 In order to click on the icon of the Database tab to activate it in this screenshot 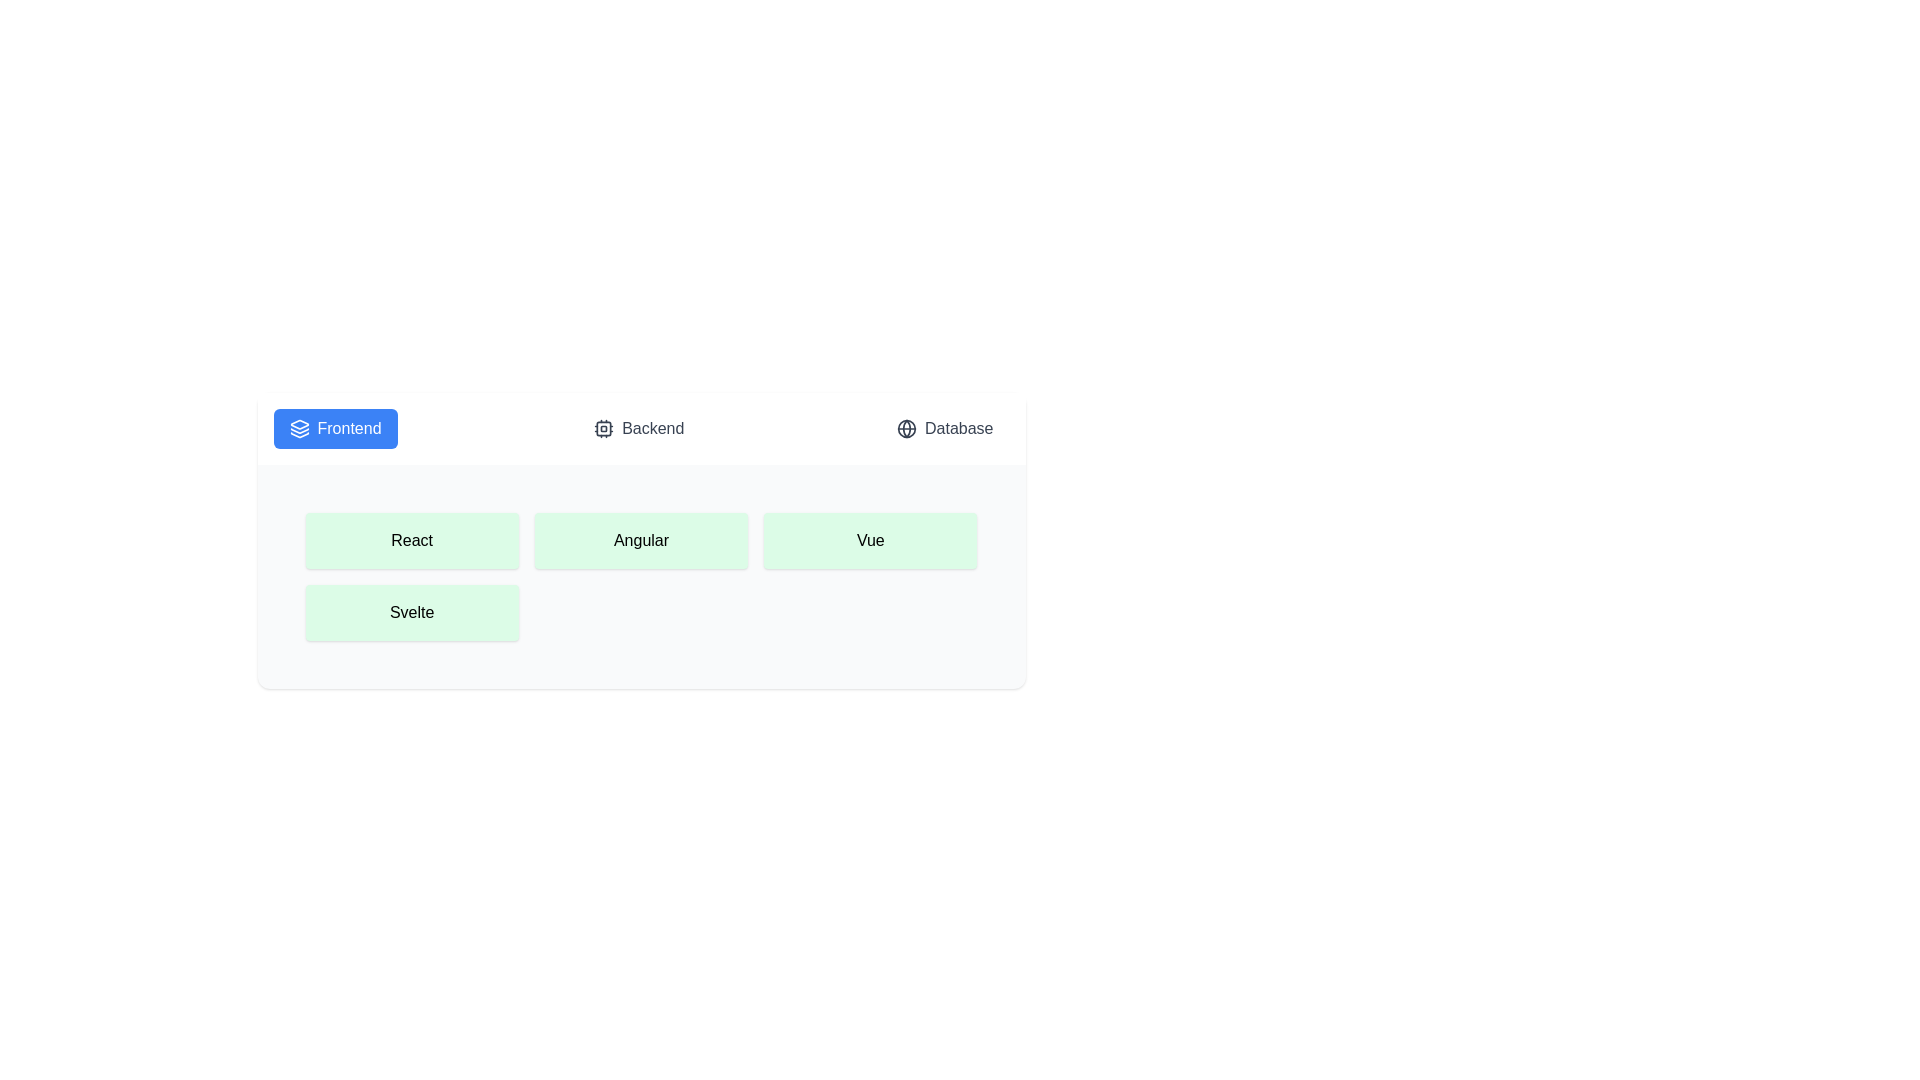, I will do `click(906, 427)`.